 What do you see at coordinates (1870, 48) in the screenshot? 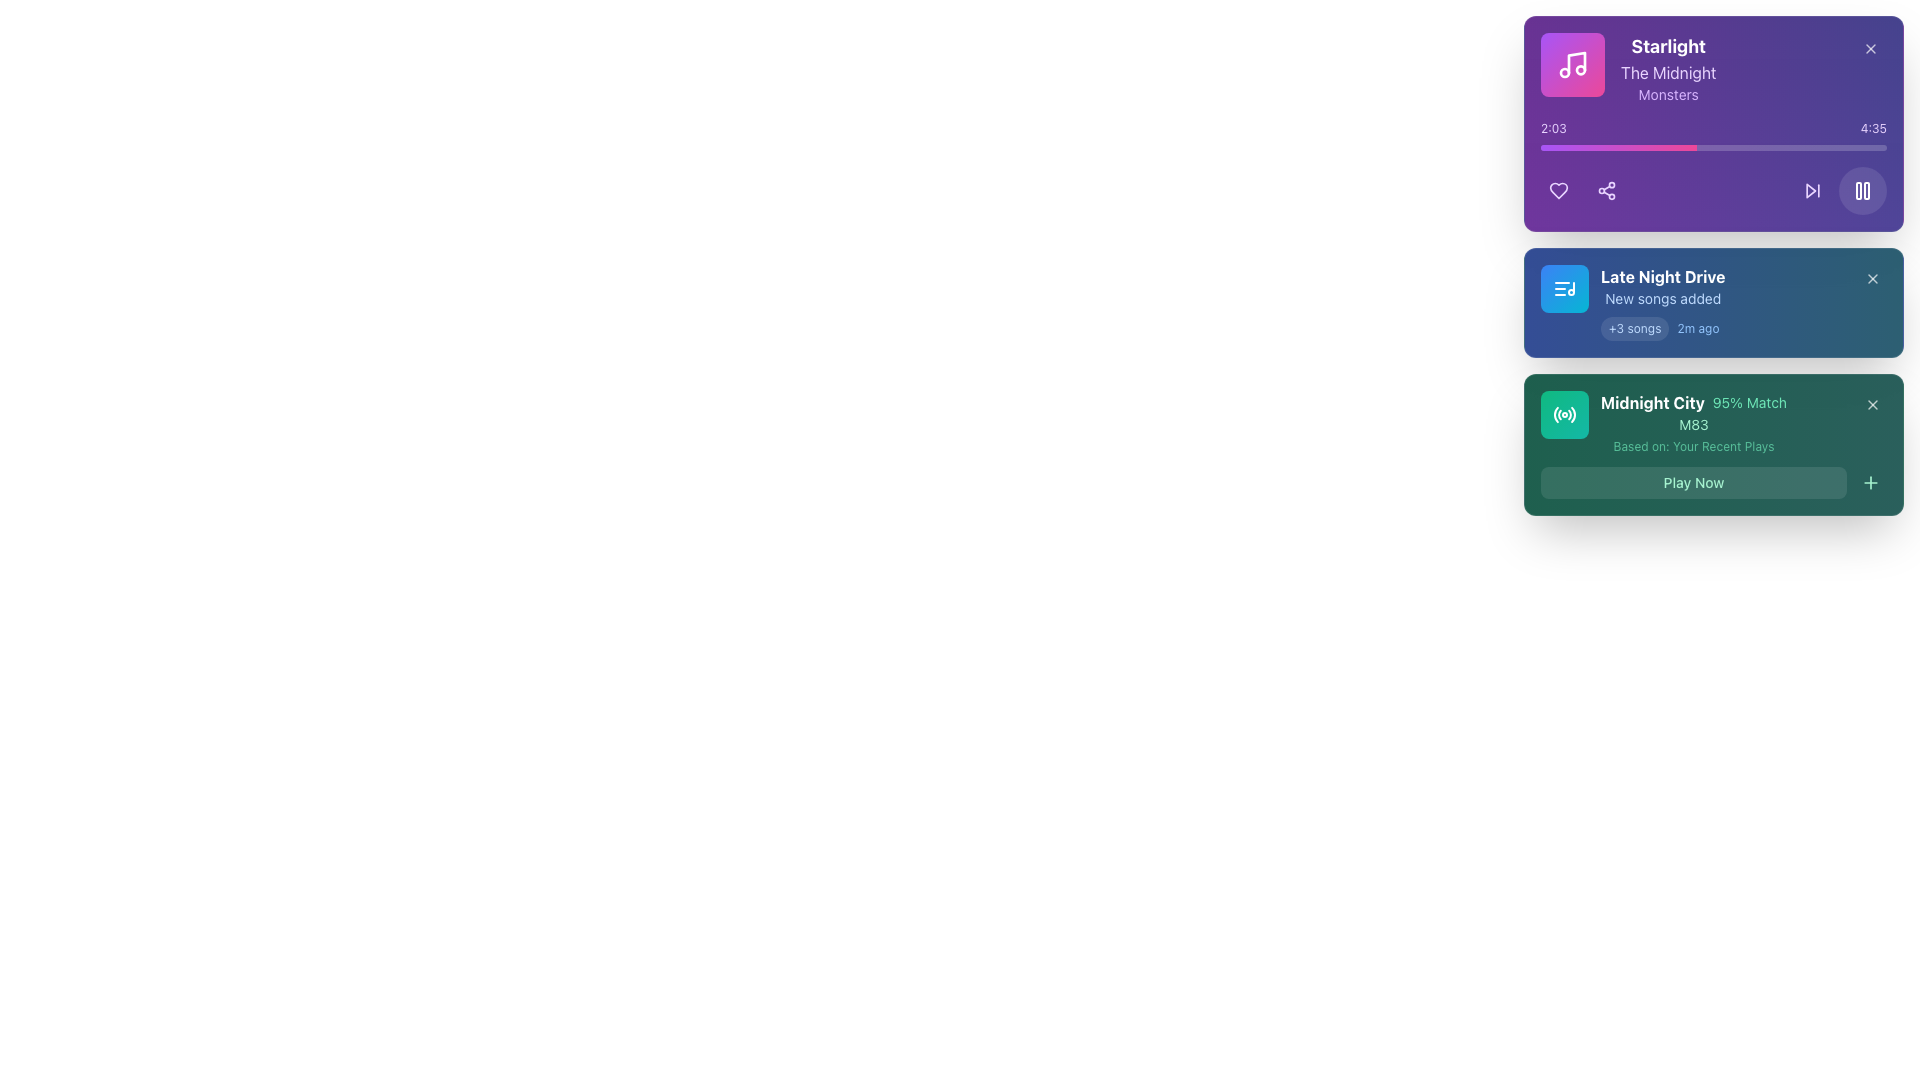
I see `the close button located at the top-right corner of the card for the music item 'Starlight' by 'The Midnight' and 'Monsters'` at bounding box center [1870, 48].